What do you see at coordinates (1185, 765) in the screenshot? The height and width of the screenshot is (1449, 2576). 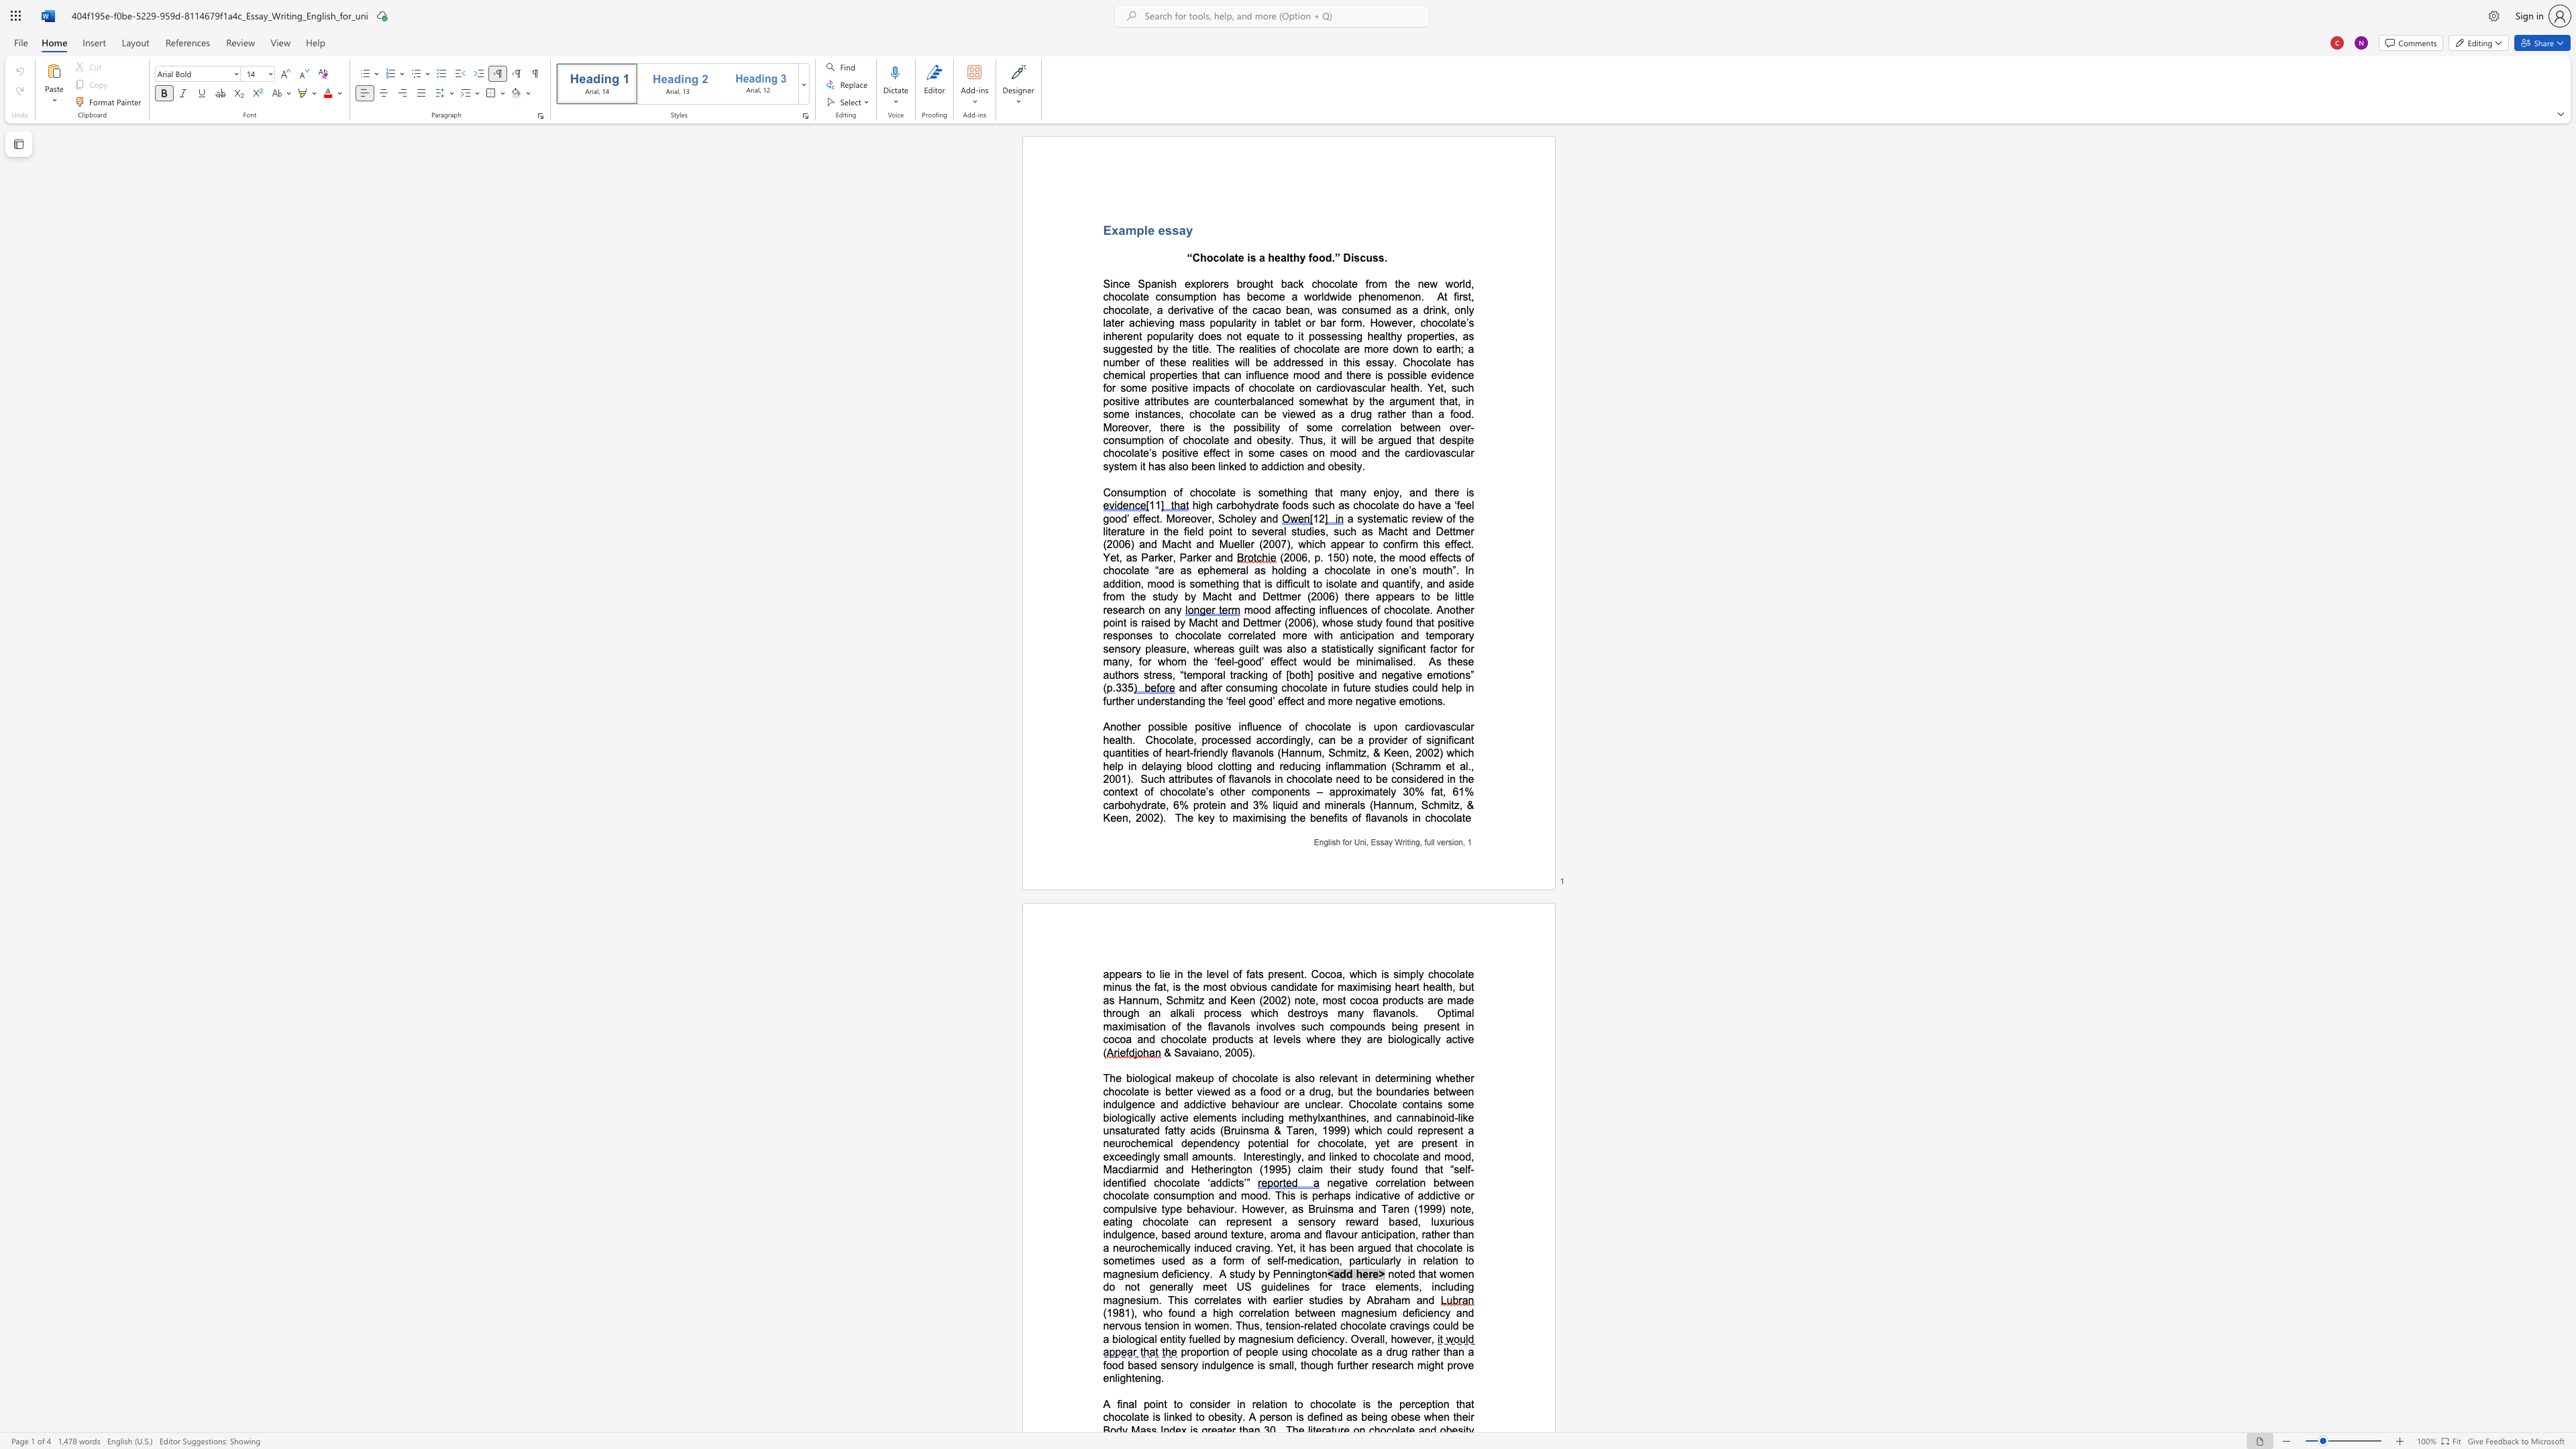 I see `the subset text "blood clotting and reducing inflammation" within the text "Chocolate, processed accordingly, can be a provider of significant quantities of heart-friendly flavanols (Hannum, Schmitz, & Keen, 2002) which help in delaying blood clotting and reducing inflammation (Schramm et al., 2001)"` at bounding box center [1185, 765].